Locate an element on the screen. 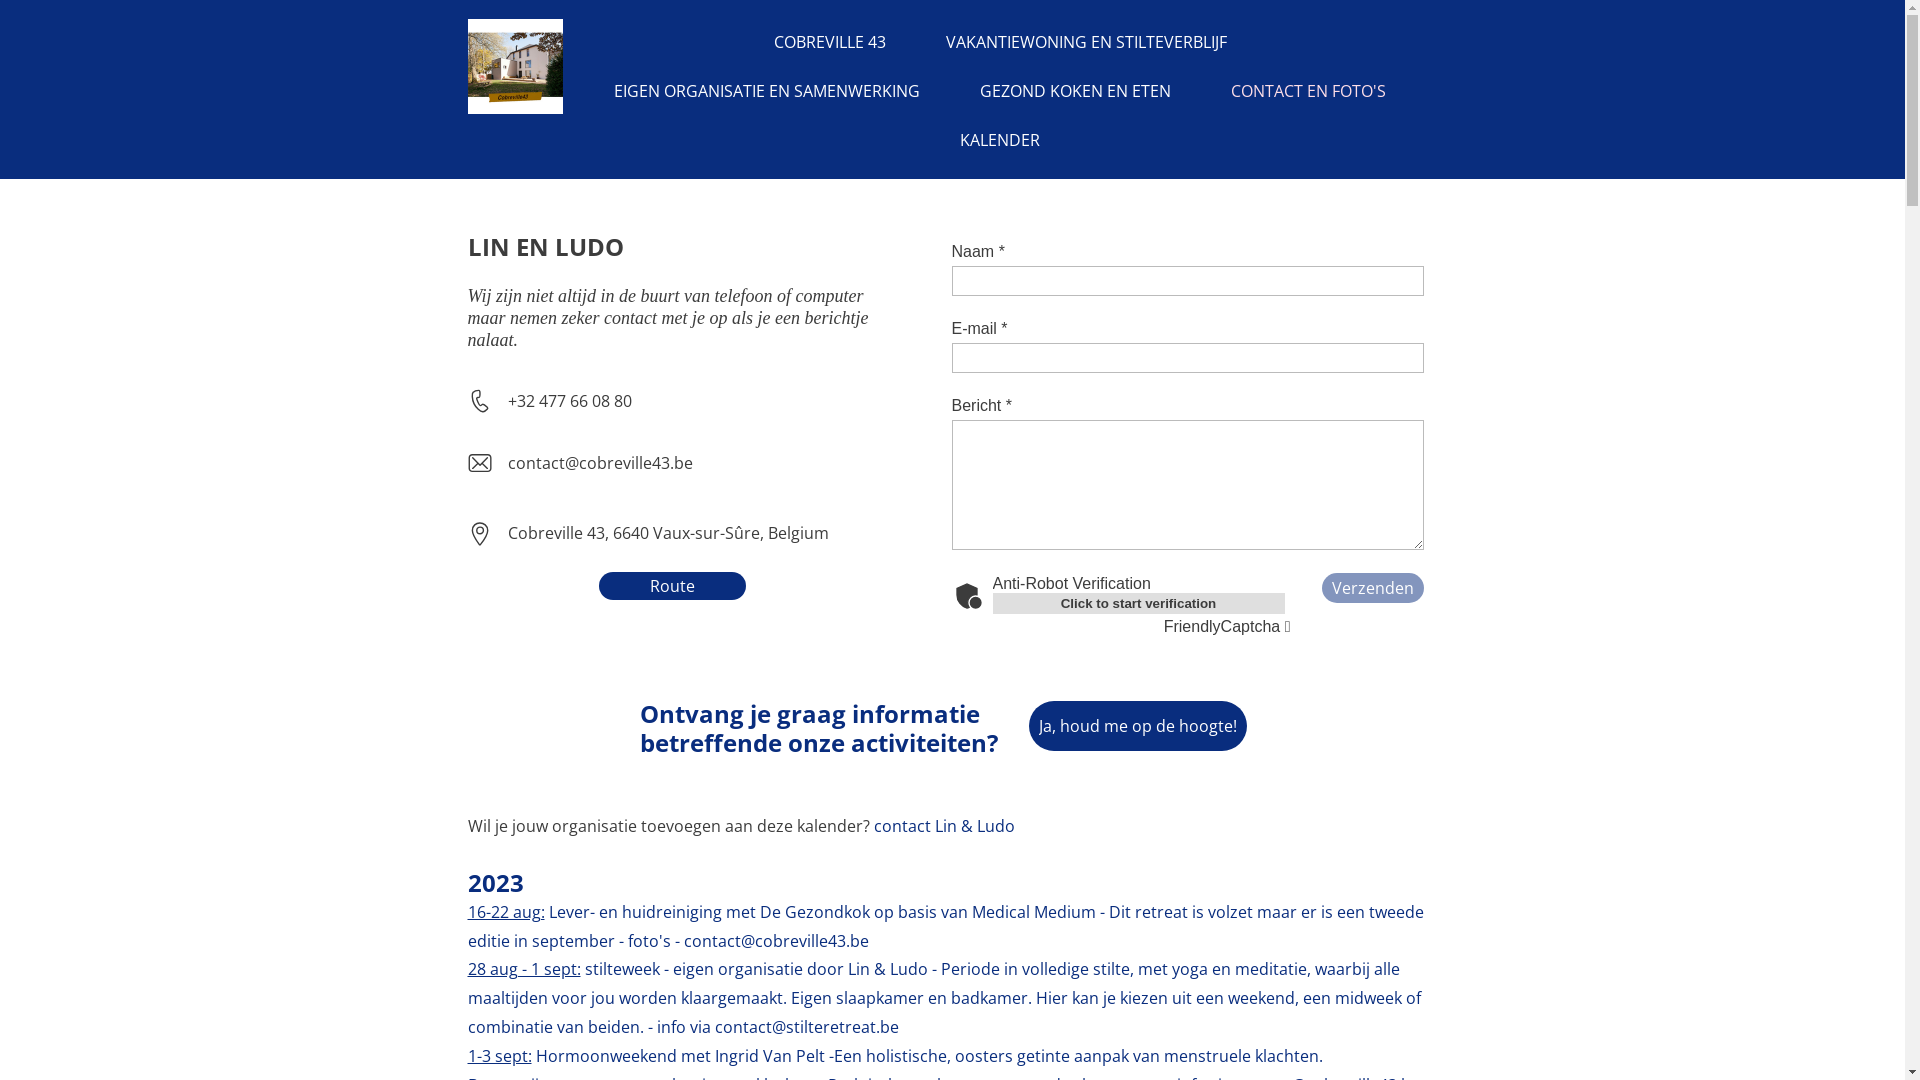 Image resolution: width=1920 pixels, height=1080 pixels. 'VAKANTIEWONING EN STILTEVERBLIJF' is located at coordinates (1085, 42).